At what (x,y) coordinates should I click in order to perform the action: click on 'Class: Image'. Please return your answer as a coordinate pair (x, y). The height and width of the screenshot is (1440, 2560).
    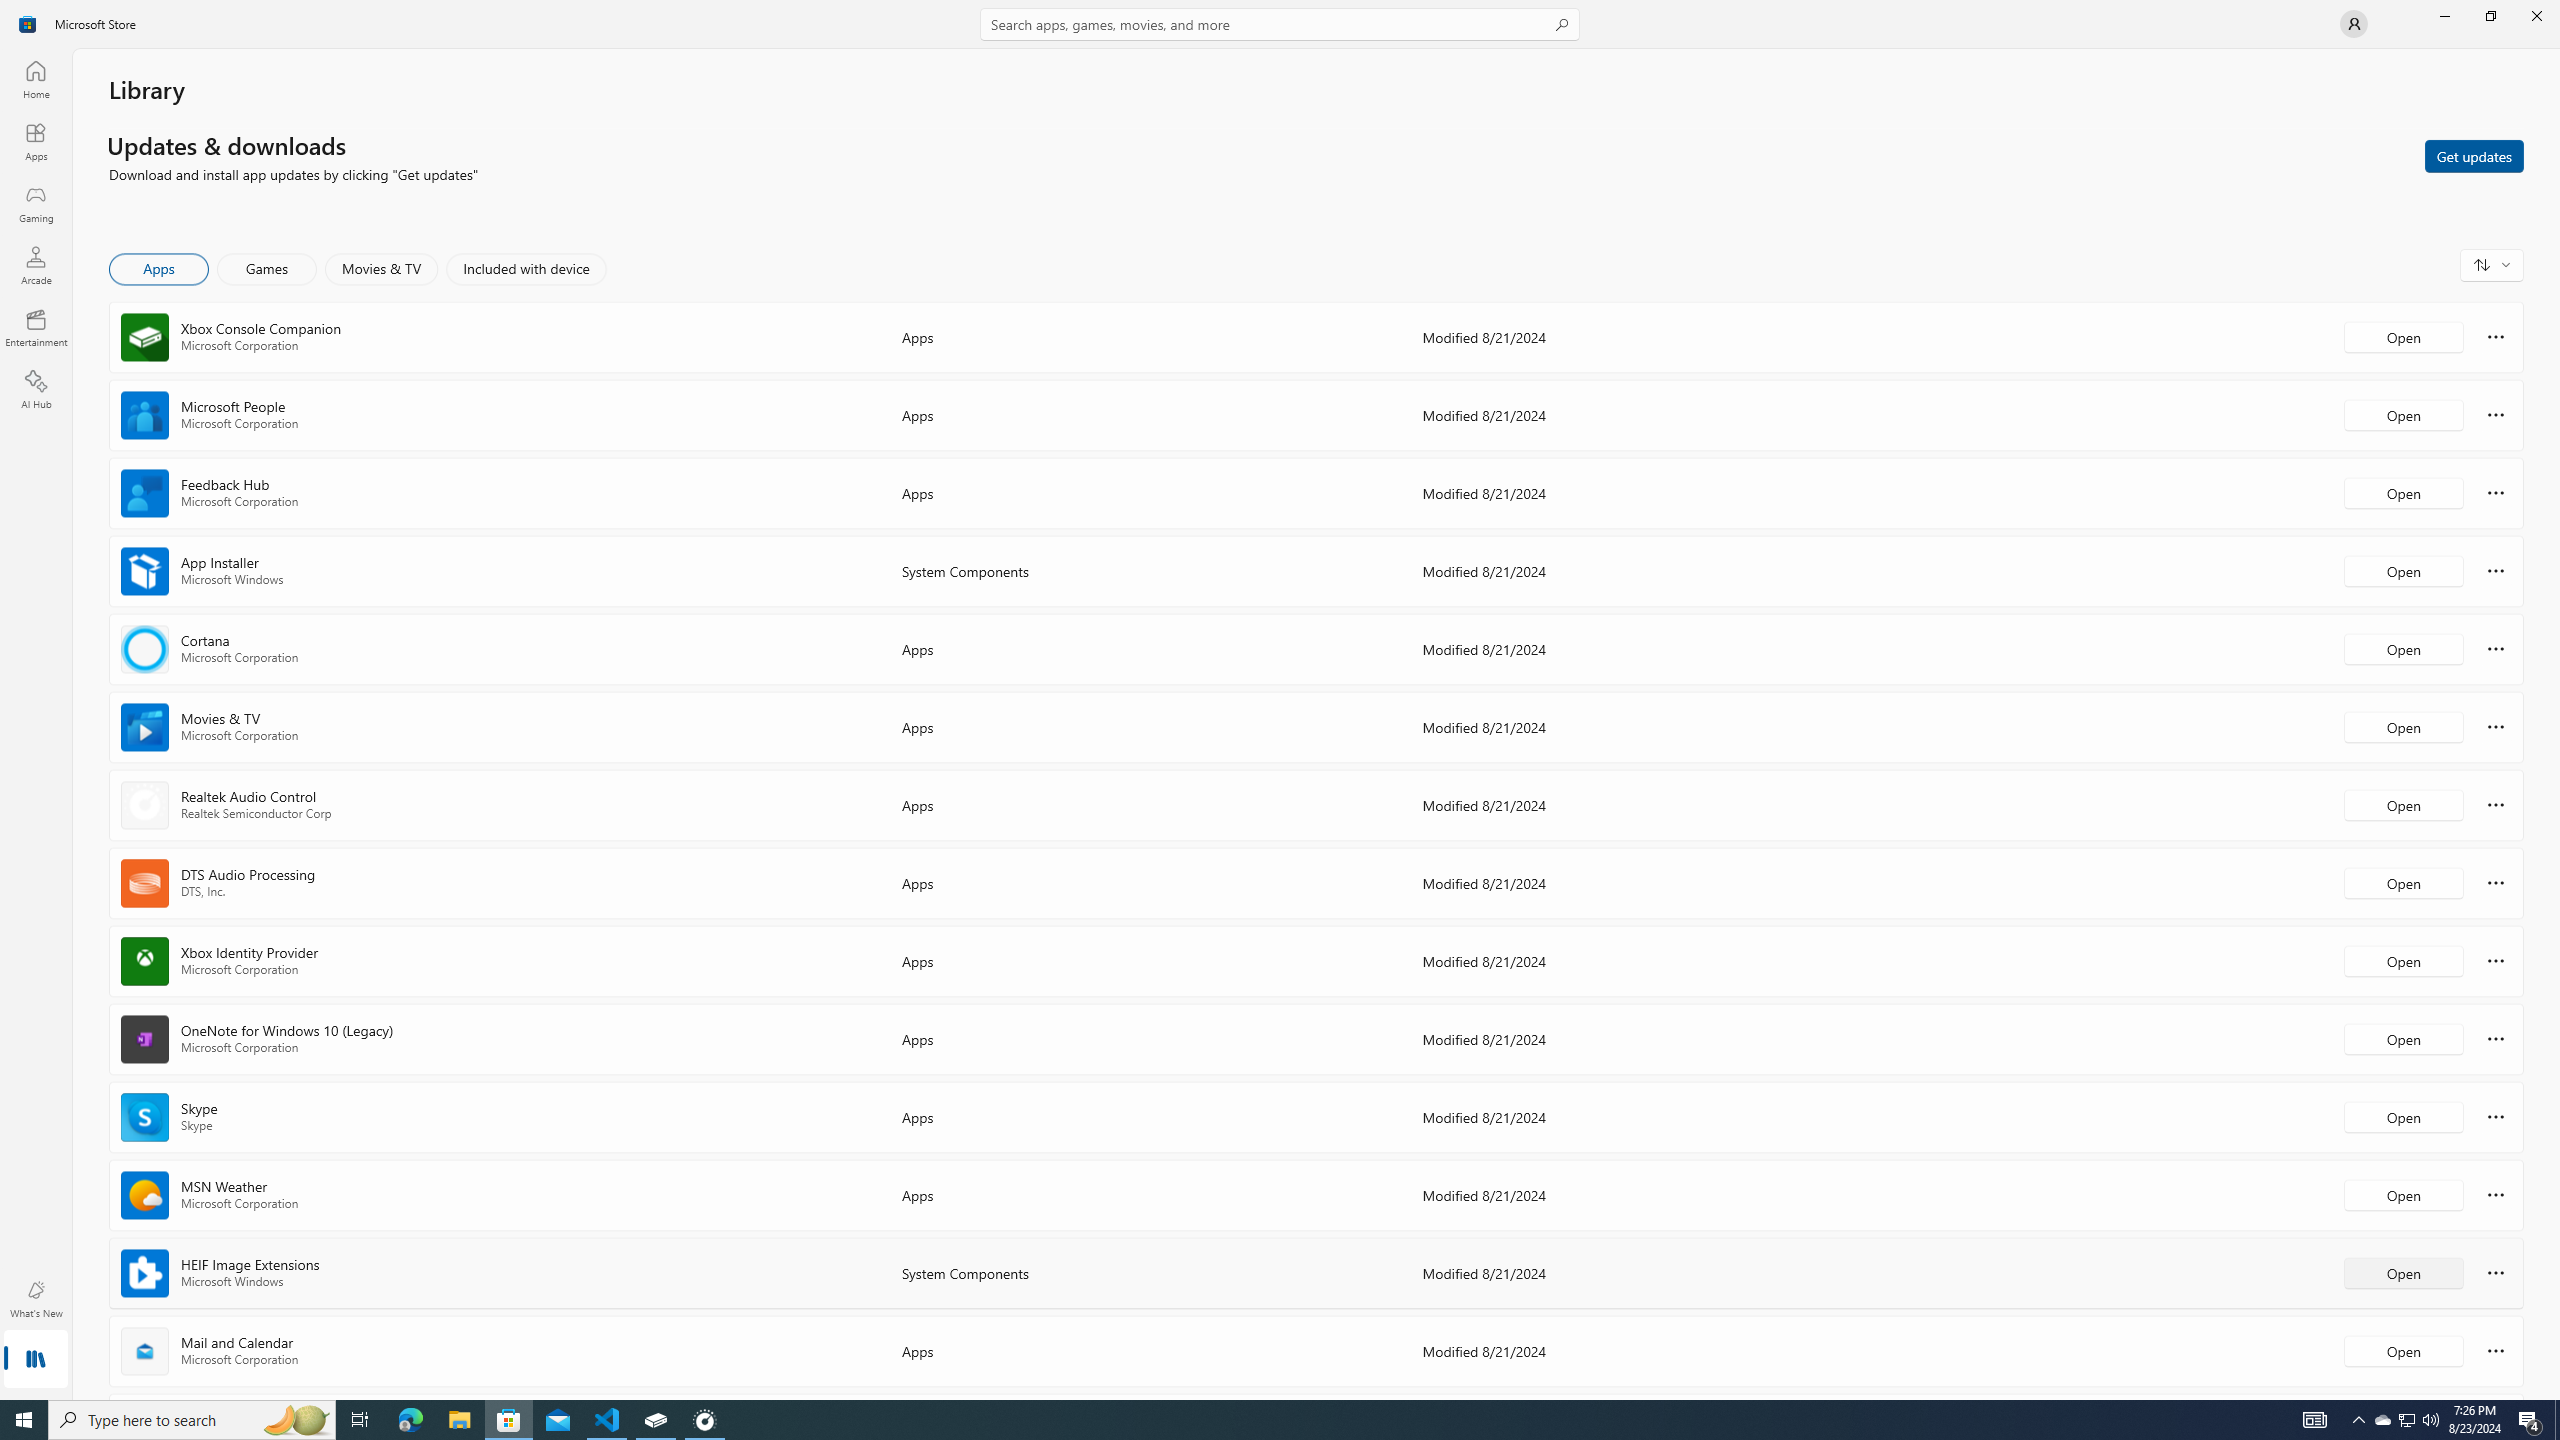
    Looking at the image, I should click on (28, 22).